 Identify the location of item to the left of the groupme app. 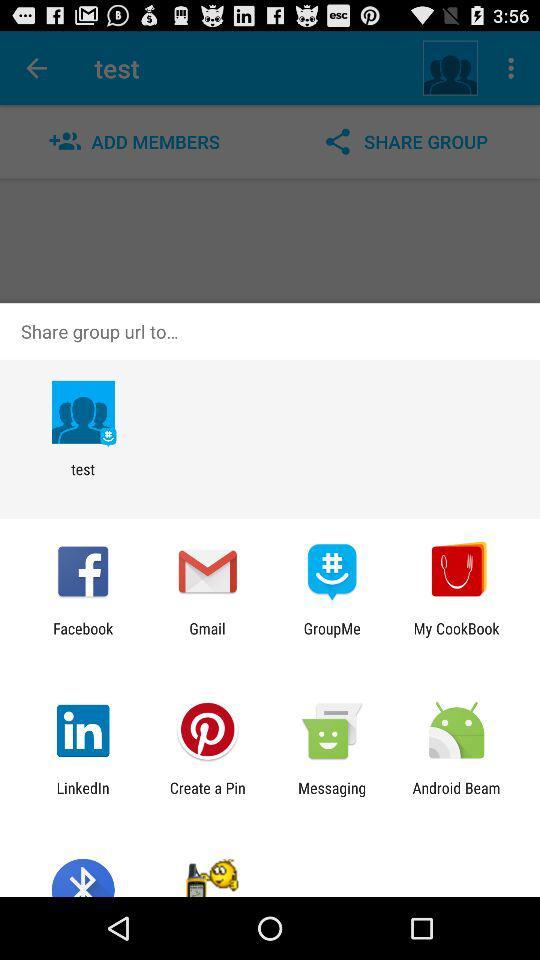
(206, 636).